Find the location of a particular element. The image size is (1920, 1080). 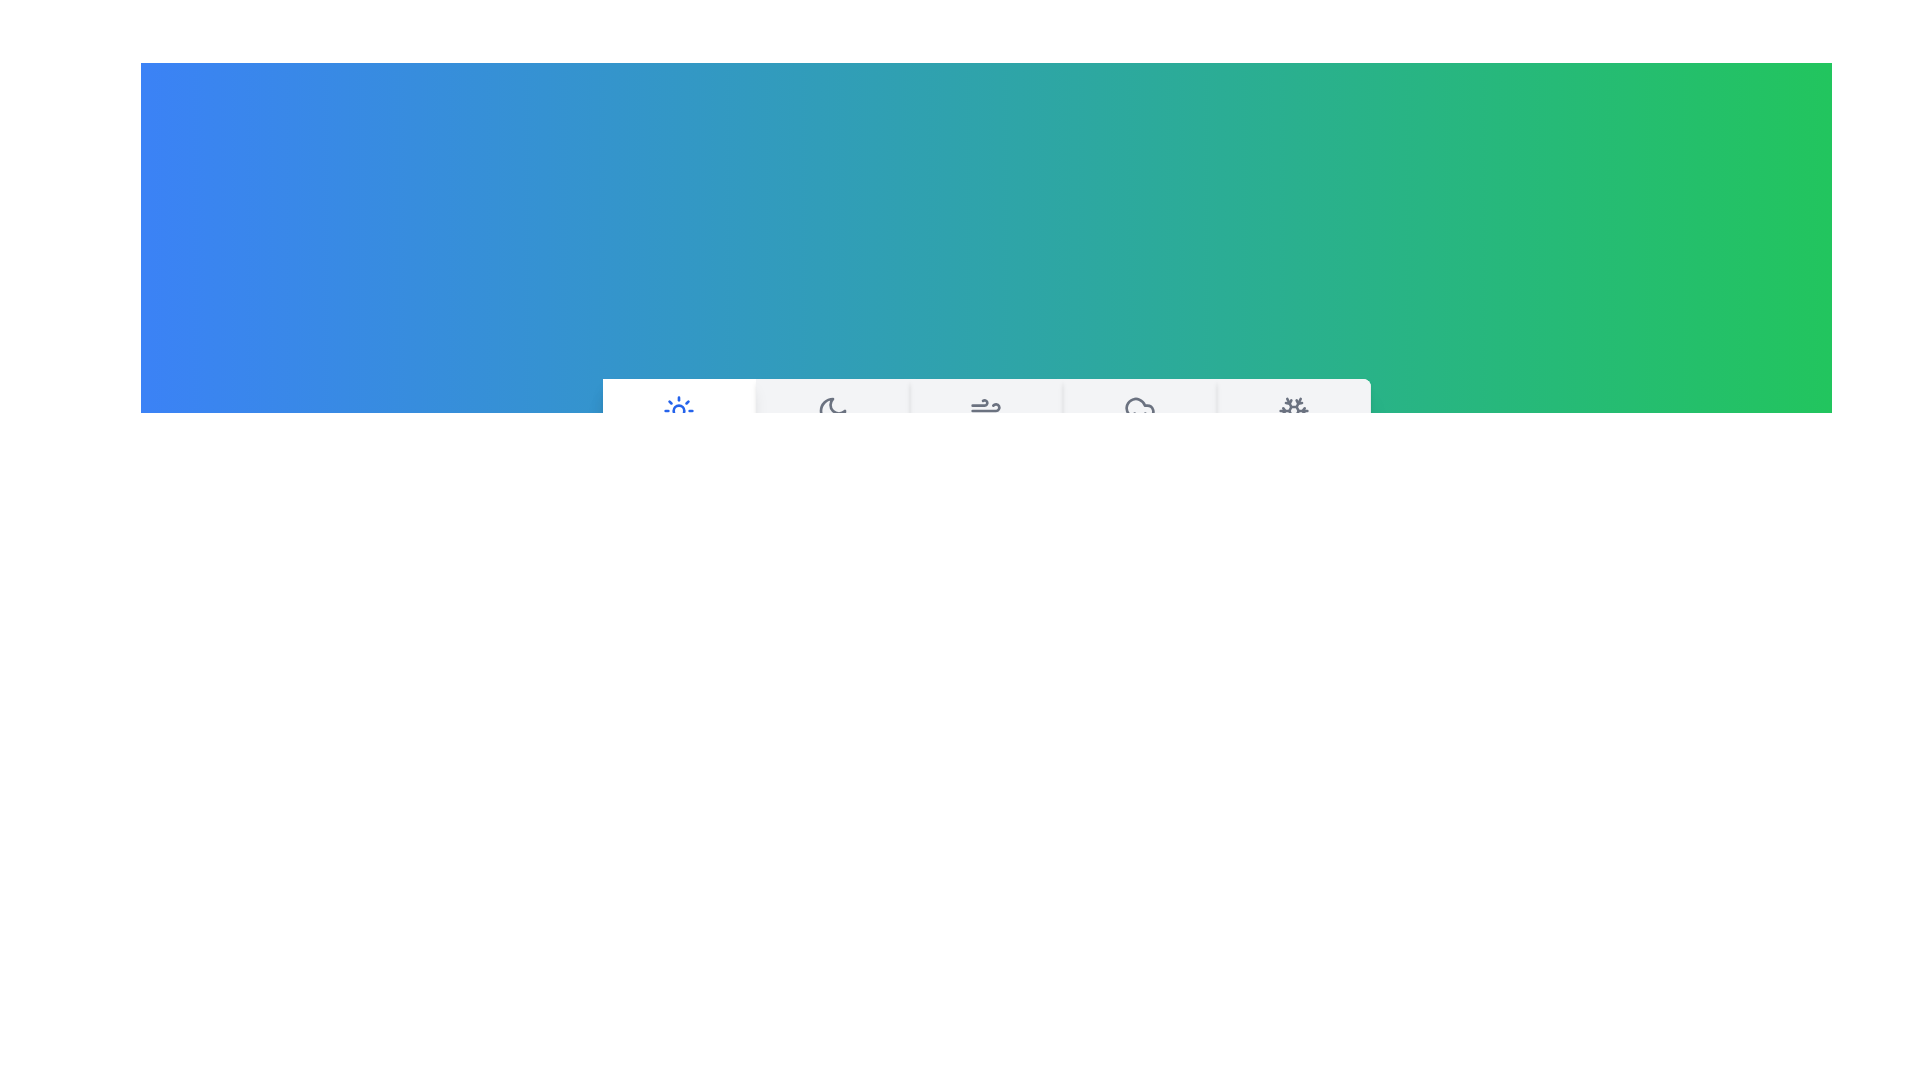

the weather tab labeled Sunny is located at coordinates (679, 430).